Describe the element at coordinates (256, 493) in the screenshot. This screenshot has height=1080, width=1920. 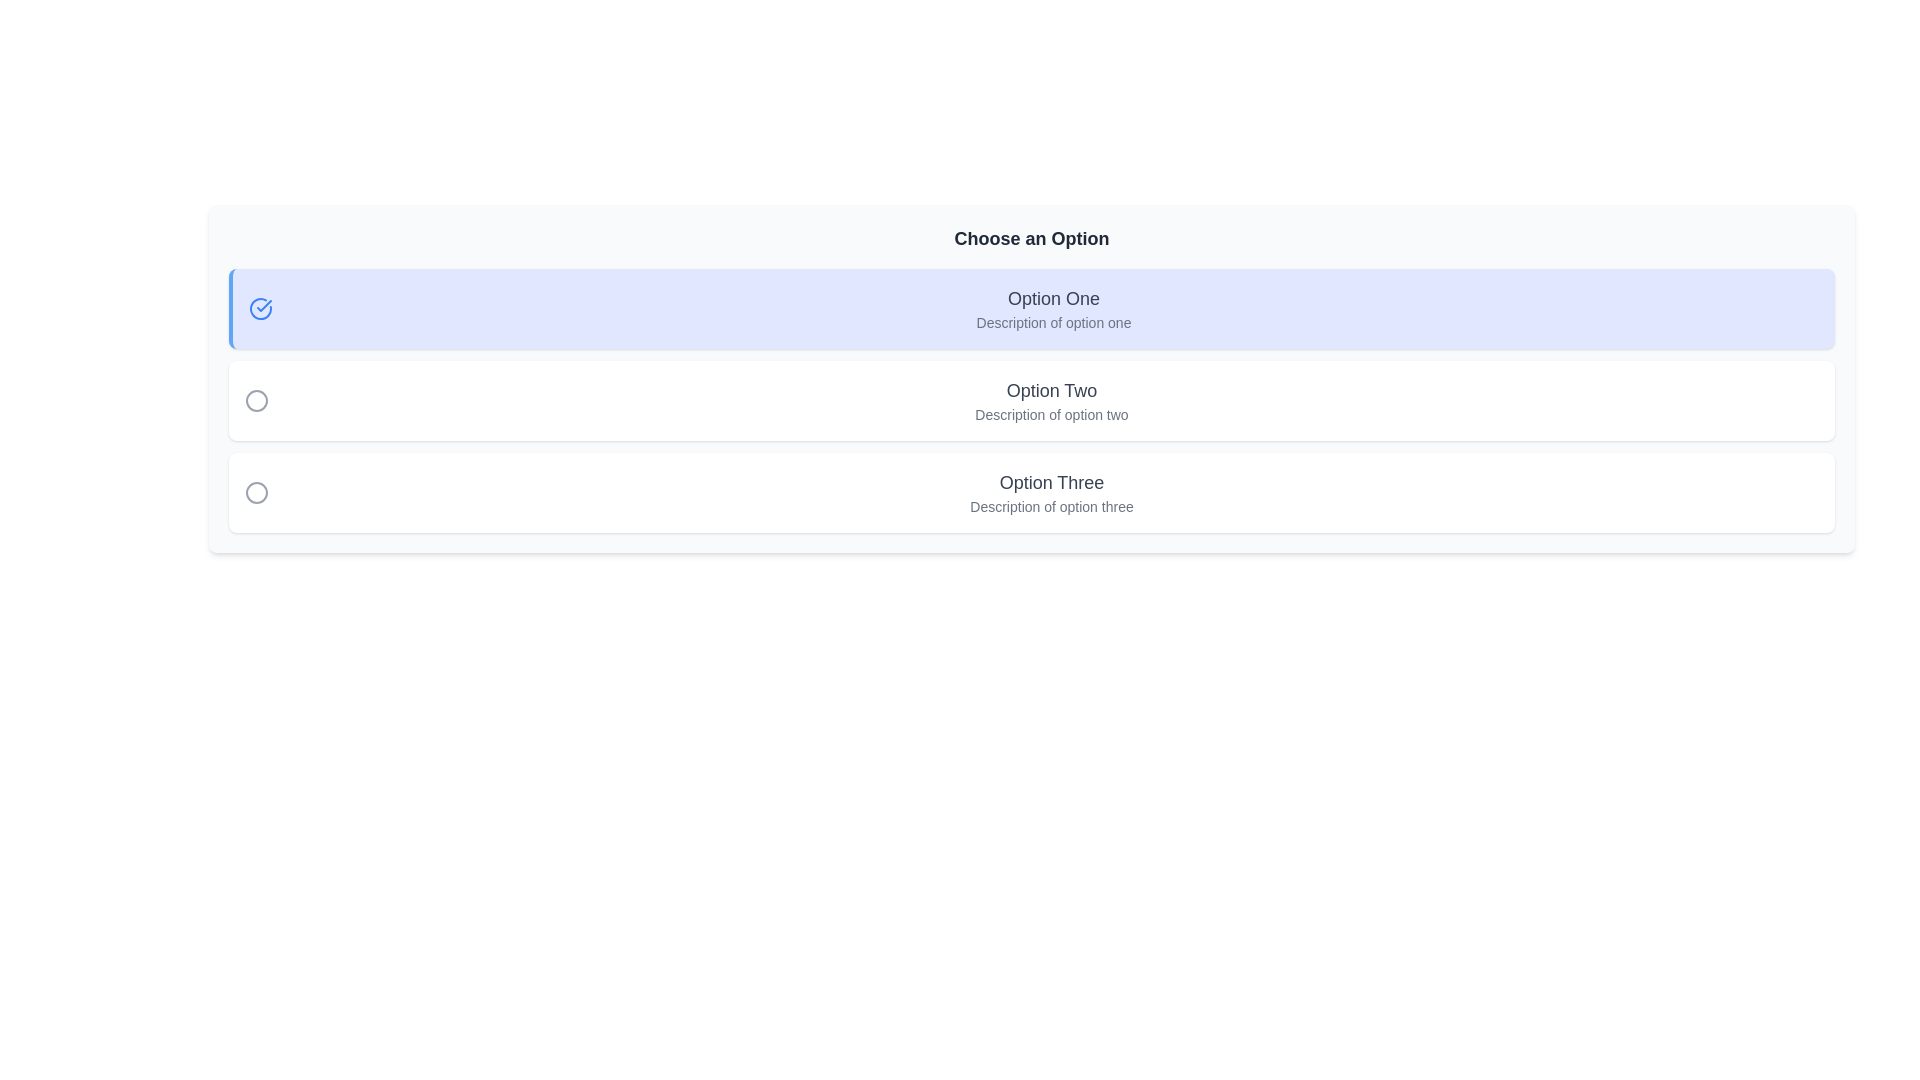
I see `the SVG element with a circular shape located at the top-left corner of the button labeled 'Option Three'` at that location.